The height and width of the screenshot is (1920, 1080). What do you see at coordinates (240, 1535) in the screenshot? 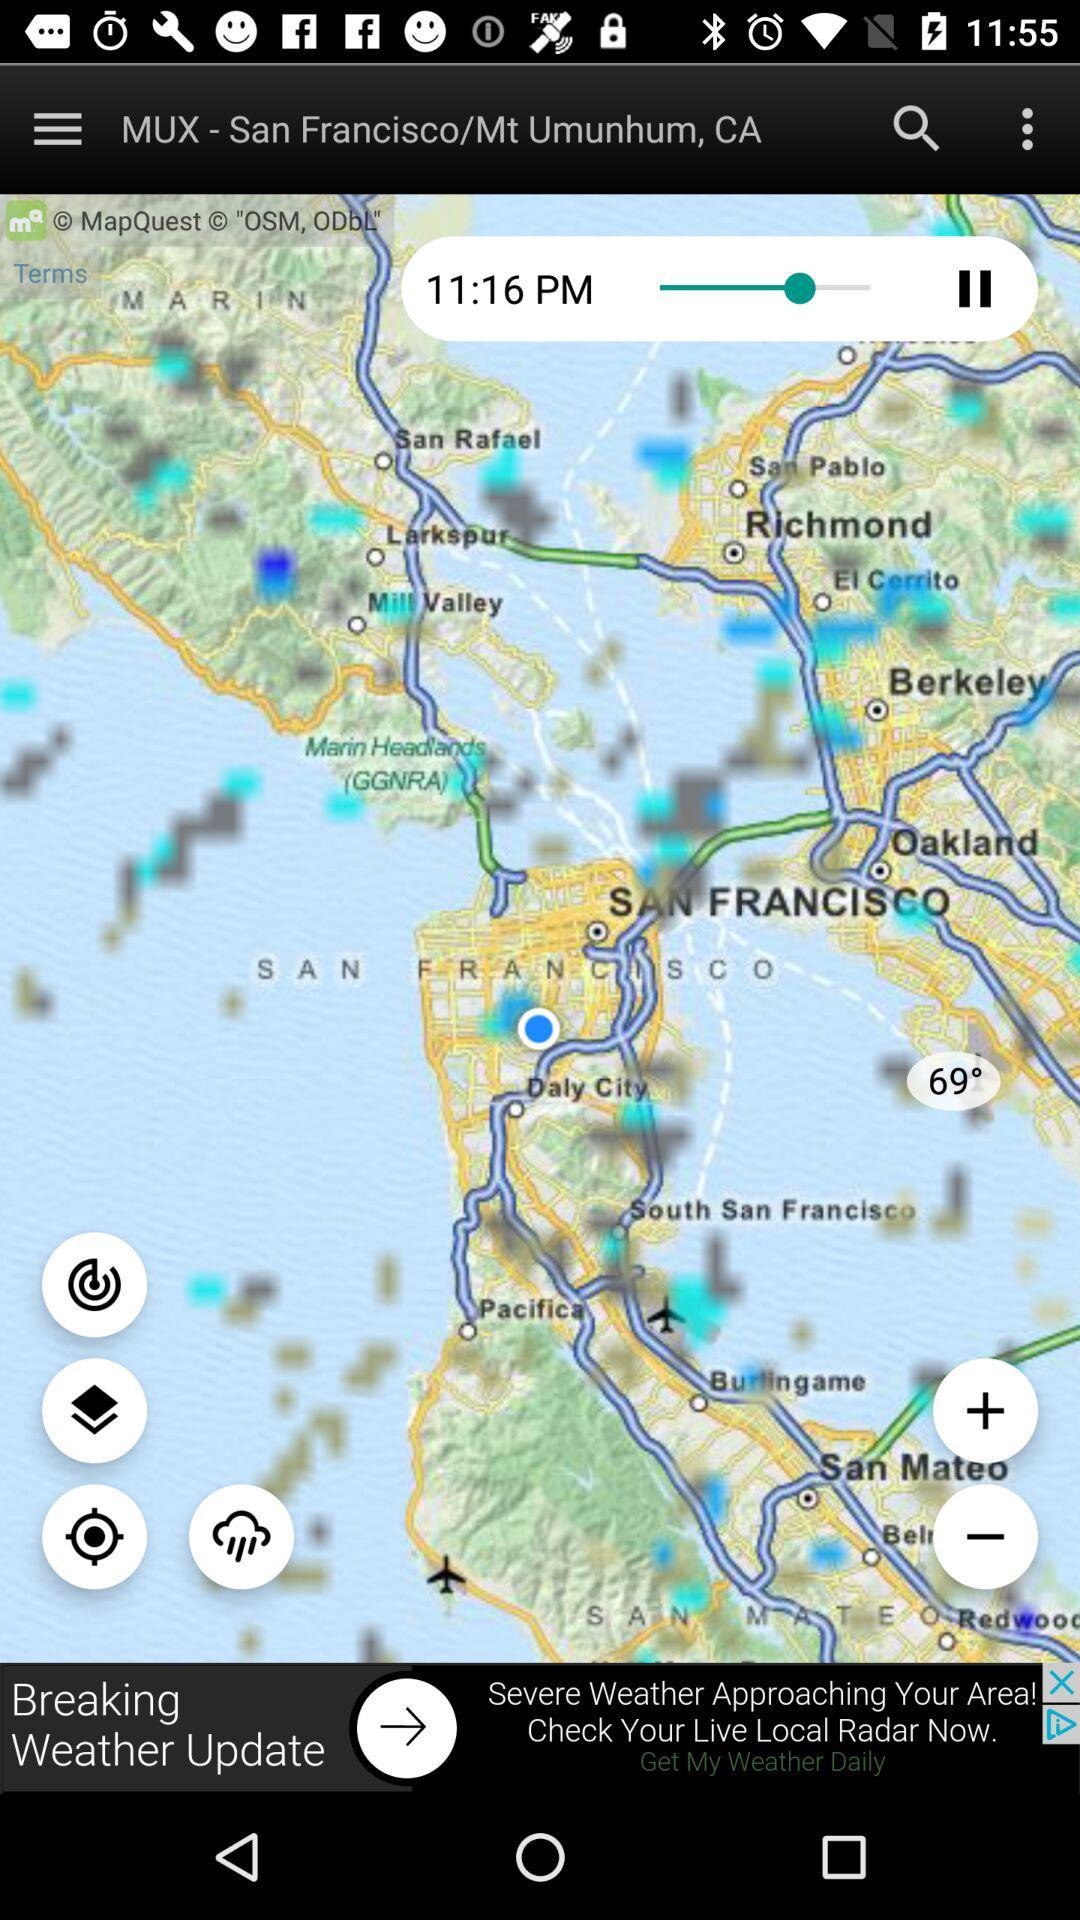
I see `the weather icon` at bounding box center [240, 1535].